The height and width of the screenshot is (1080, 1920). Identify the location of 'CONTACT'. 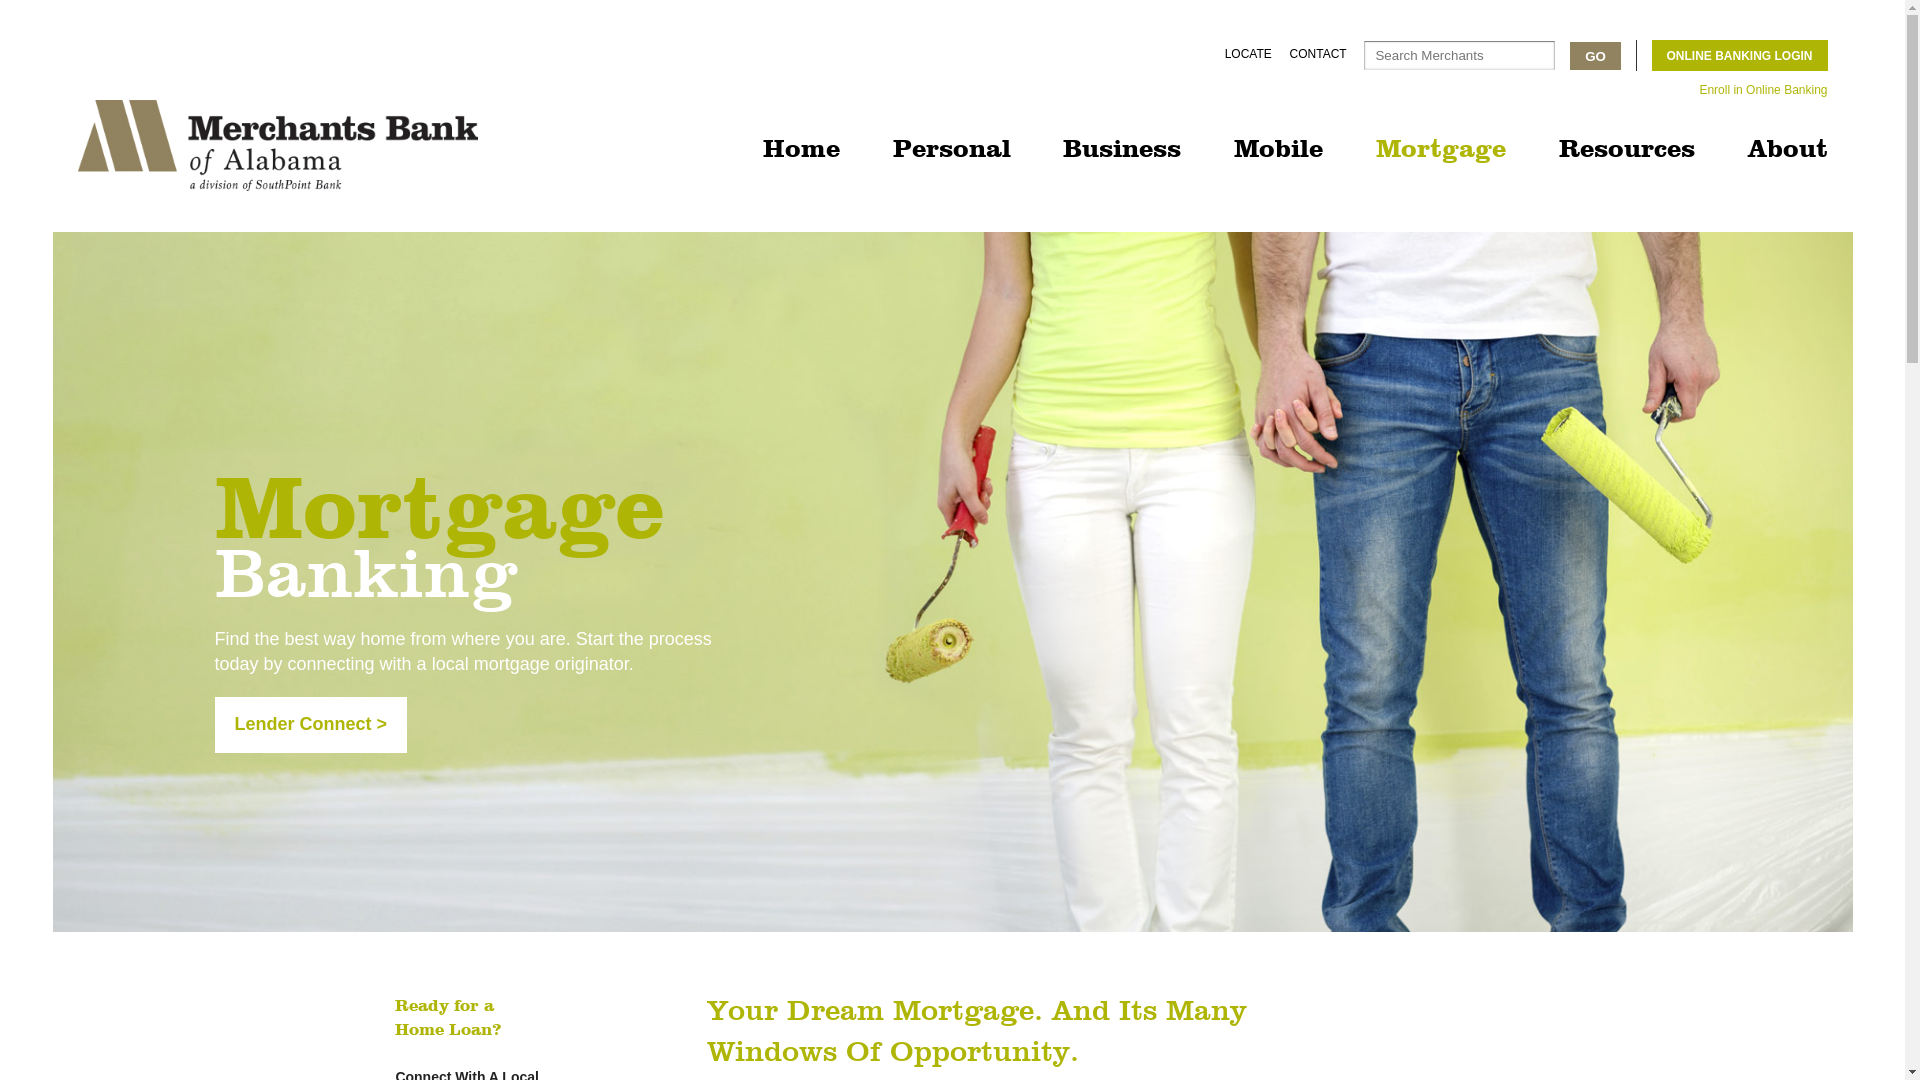
(1318, 53).